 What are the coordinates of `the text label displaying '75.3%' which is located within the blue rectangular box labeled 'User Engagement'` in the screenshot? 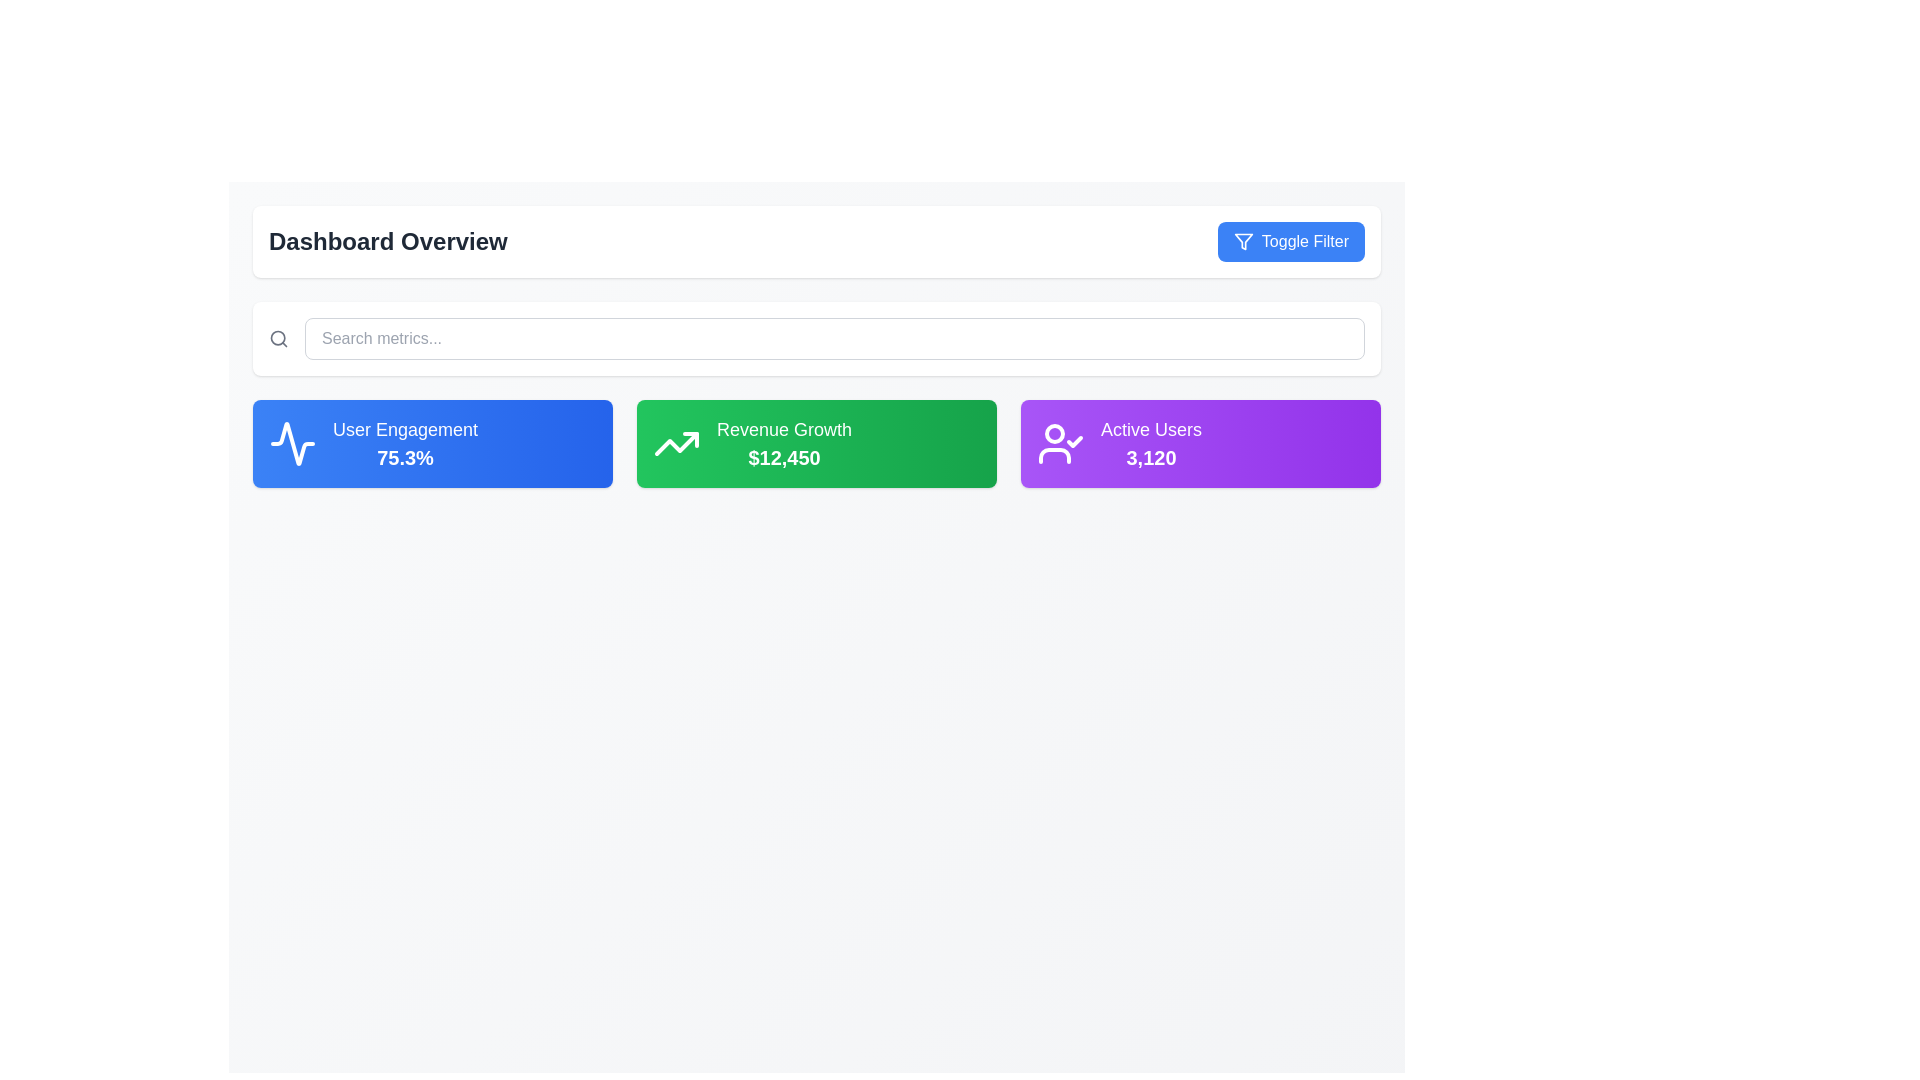 It's located at (404, 458).